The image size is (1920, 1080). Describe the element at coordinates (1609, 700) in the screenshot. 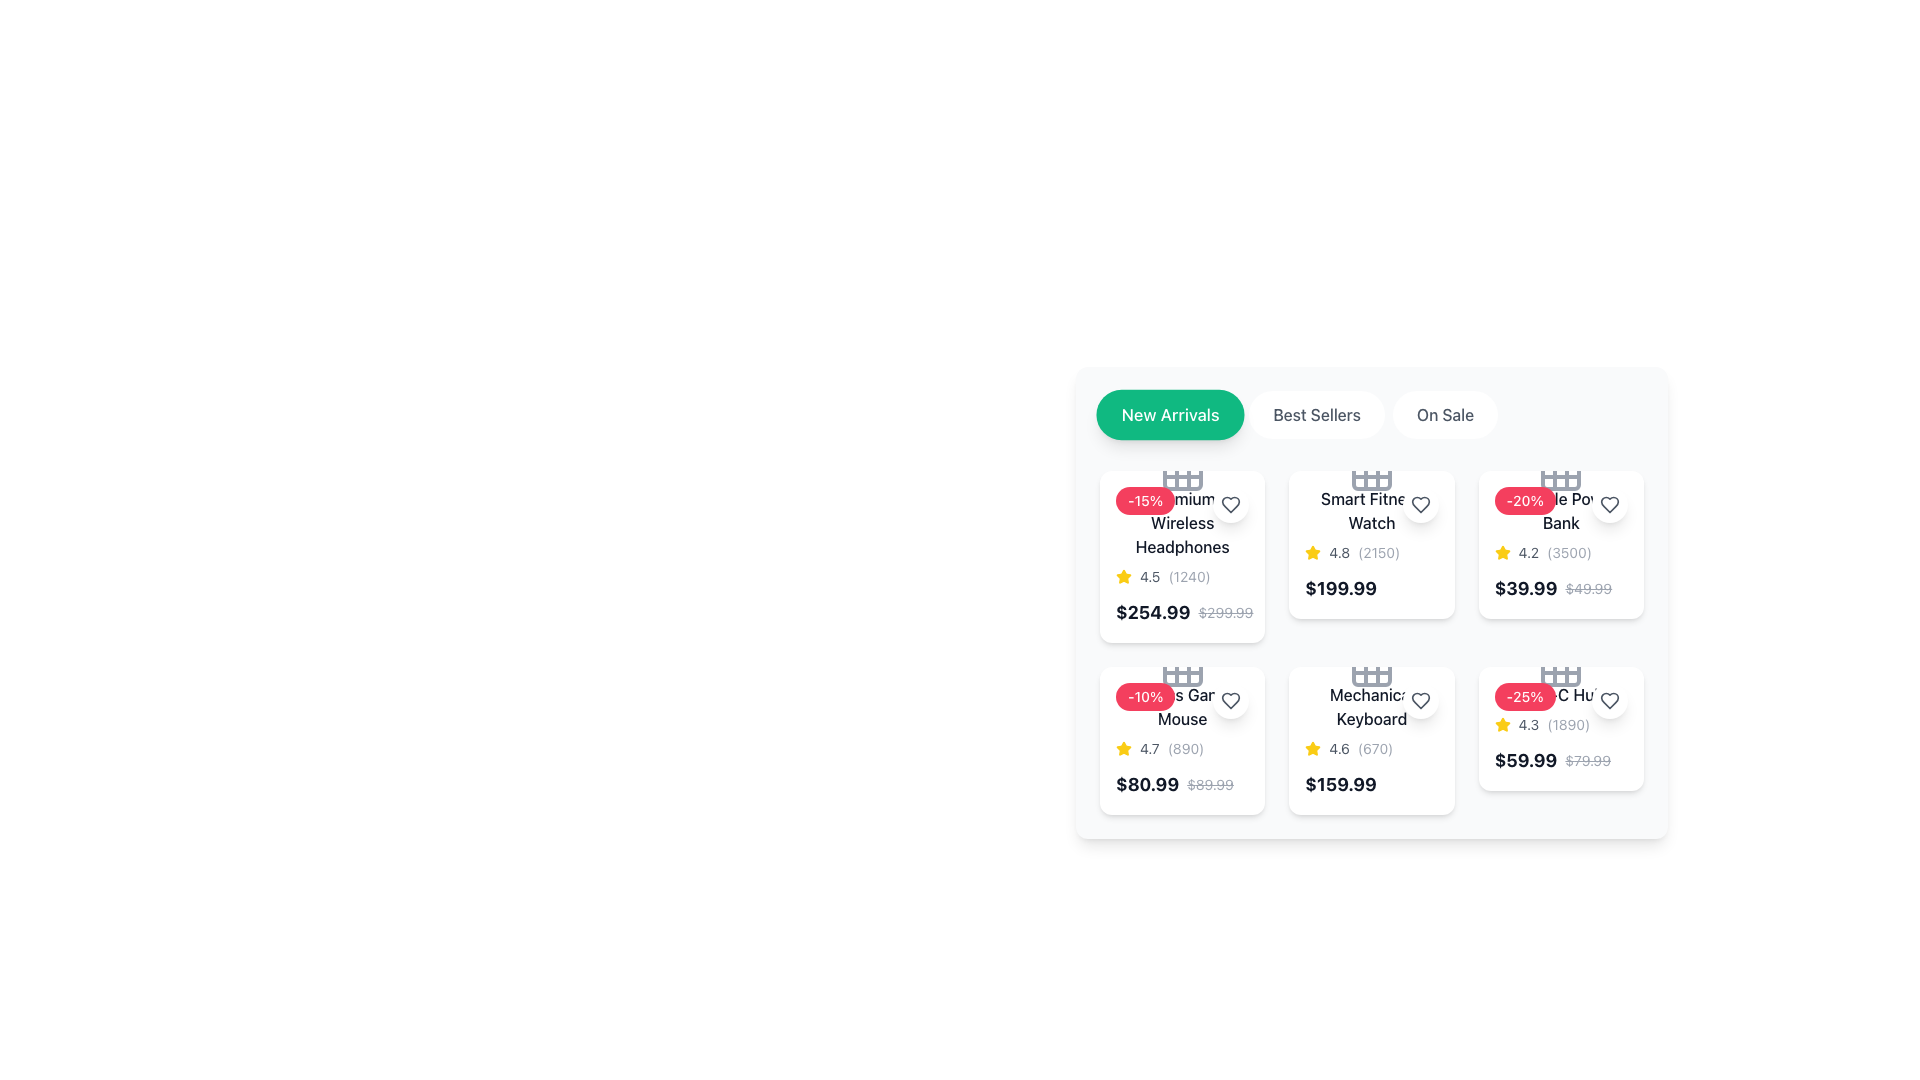

I see `the heart icon located at the top-right corner of the product card in the bottom-right of the grid to like or save the product for later reference` at that location.